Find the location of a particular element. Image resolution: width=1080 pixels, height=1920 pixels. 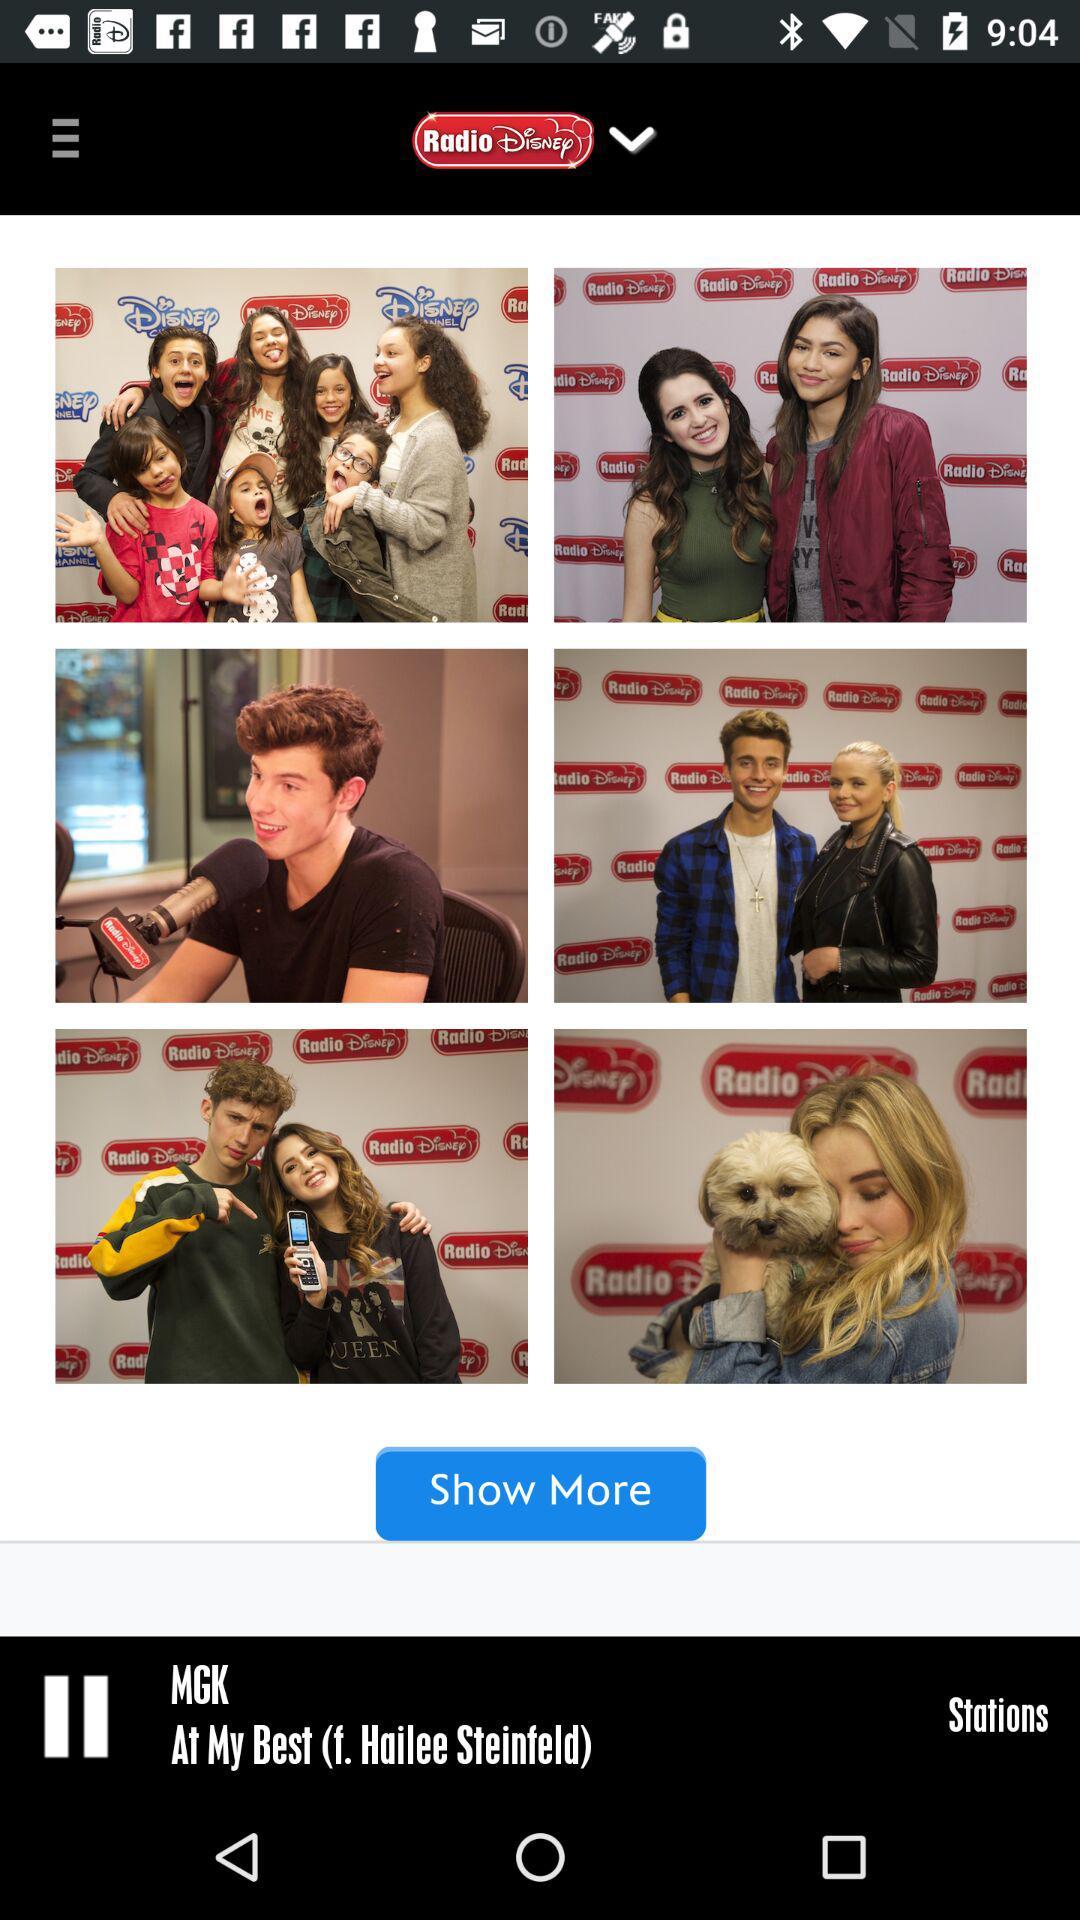

play is located at coordinates (77, 1714).